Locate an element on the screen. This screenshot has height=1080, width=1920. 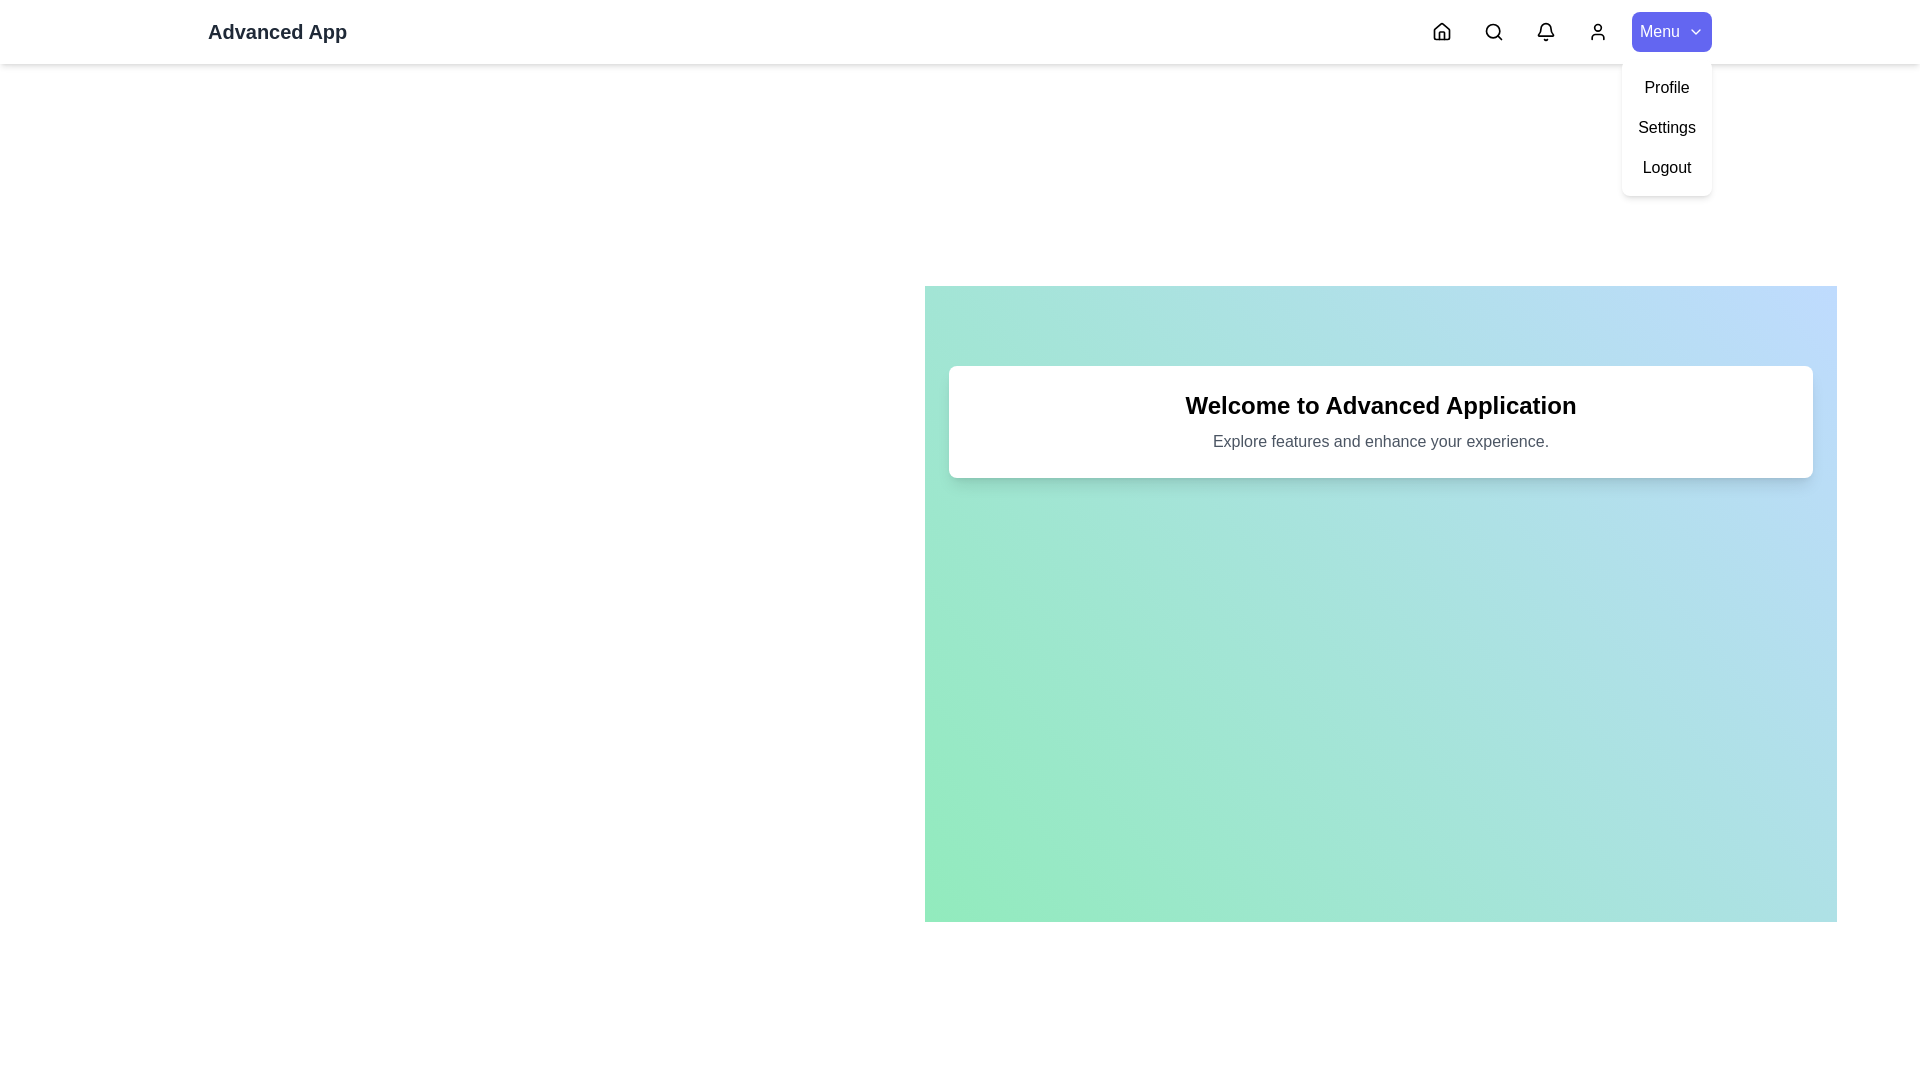
the Home navigation icon is located at coordinates (1441, 31).